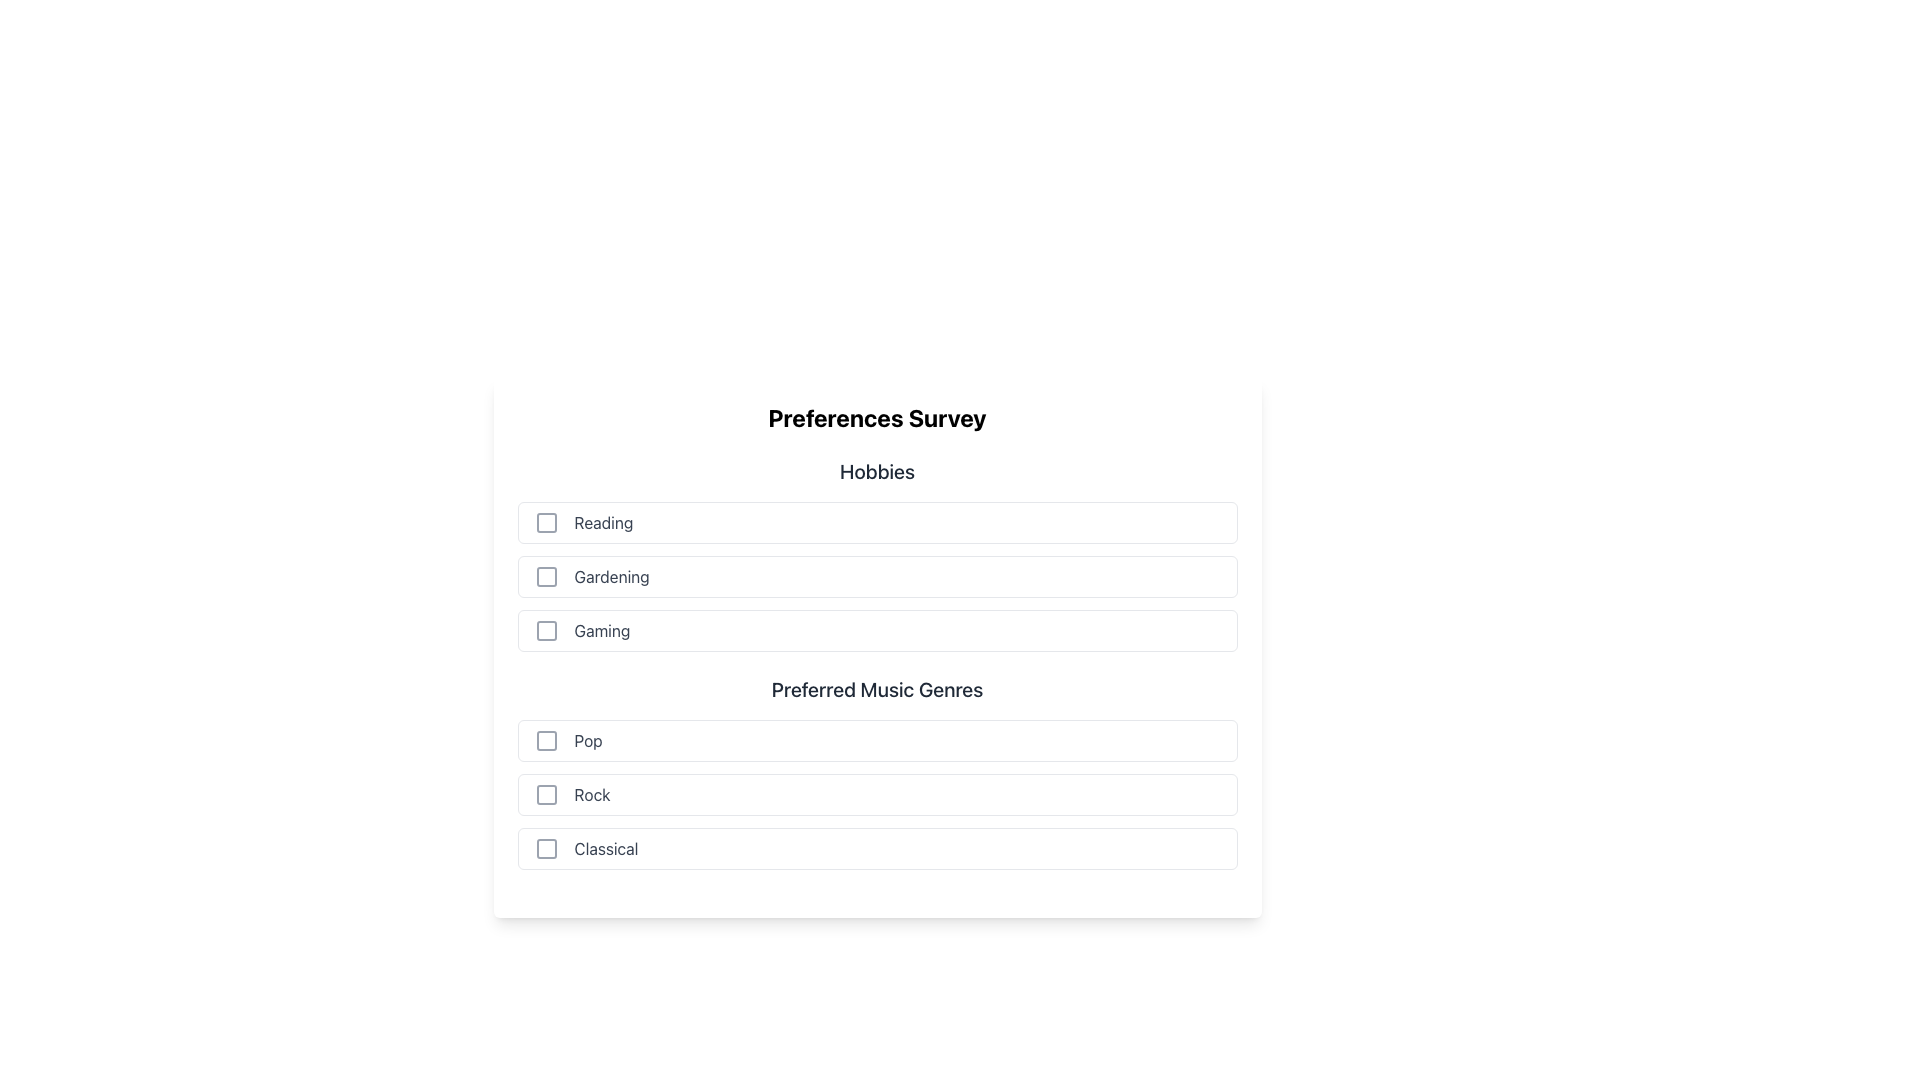 The height and width of the screenshot is (1080, 1920). I want to click on the Checkbox selection indicator for the 'Reading' option in the 'Hobbies' section, so click(546, 522).